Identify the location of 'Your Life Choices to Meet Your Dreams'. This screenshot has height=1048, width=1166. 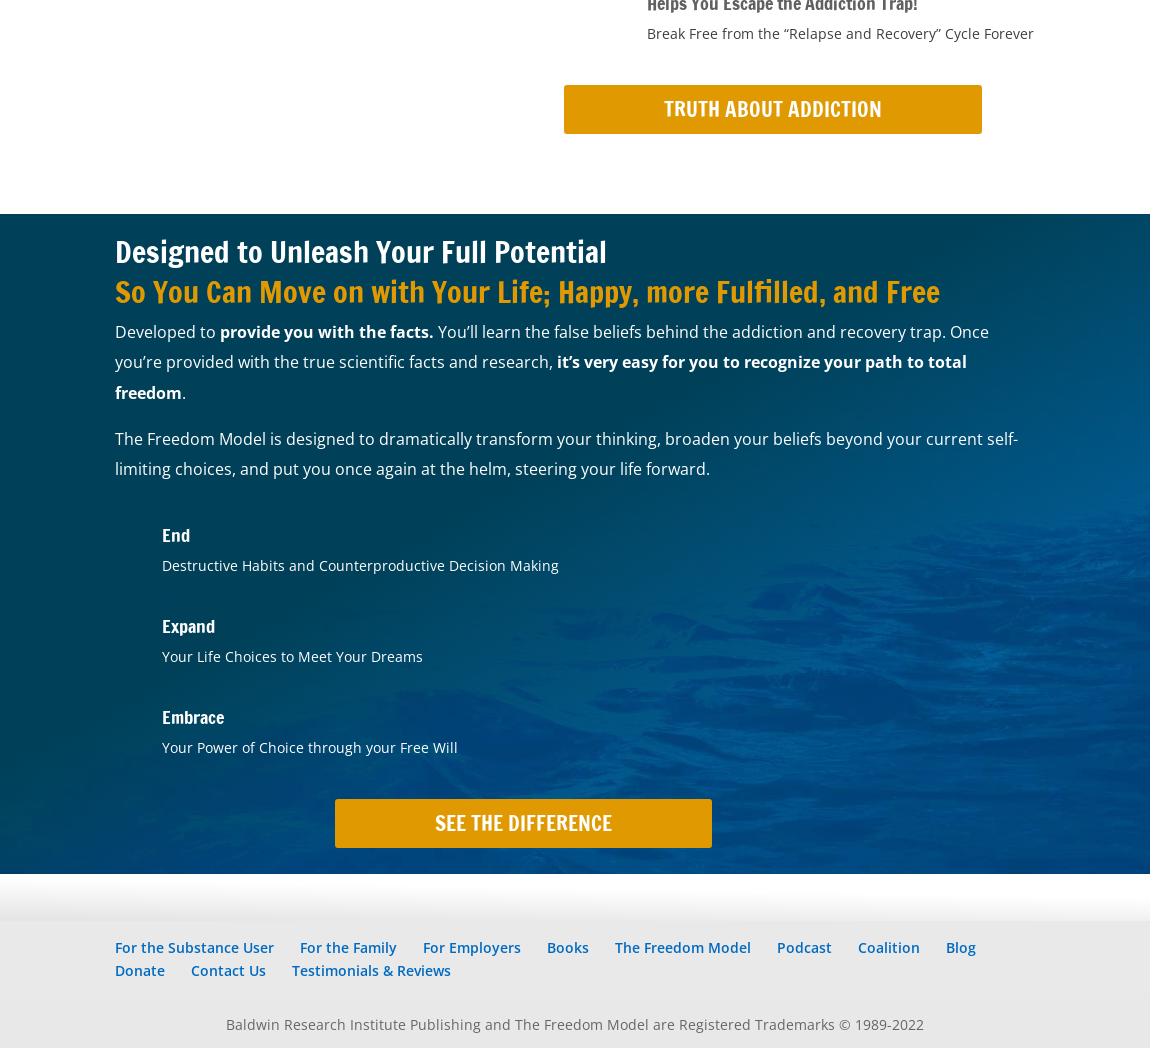
(292, 656).